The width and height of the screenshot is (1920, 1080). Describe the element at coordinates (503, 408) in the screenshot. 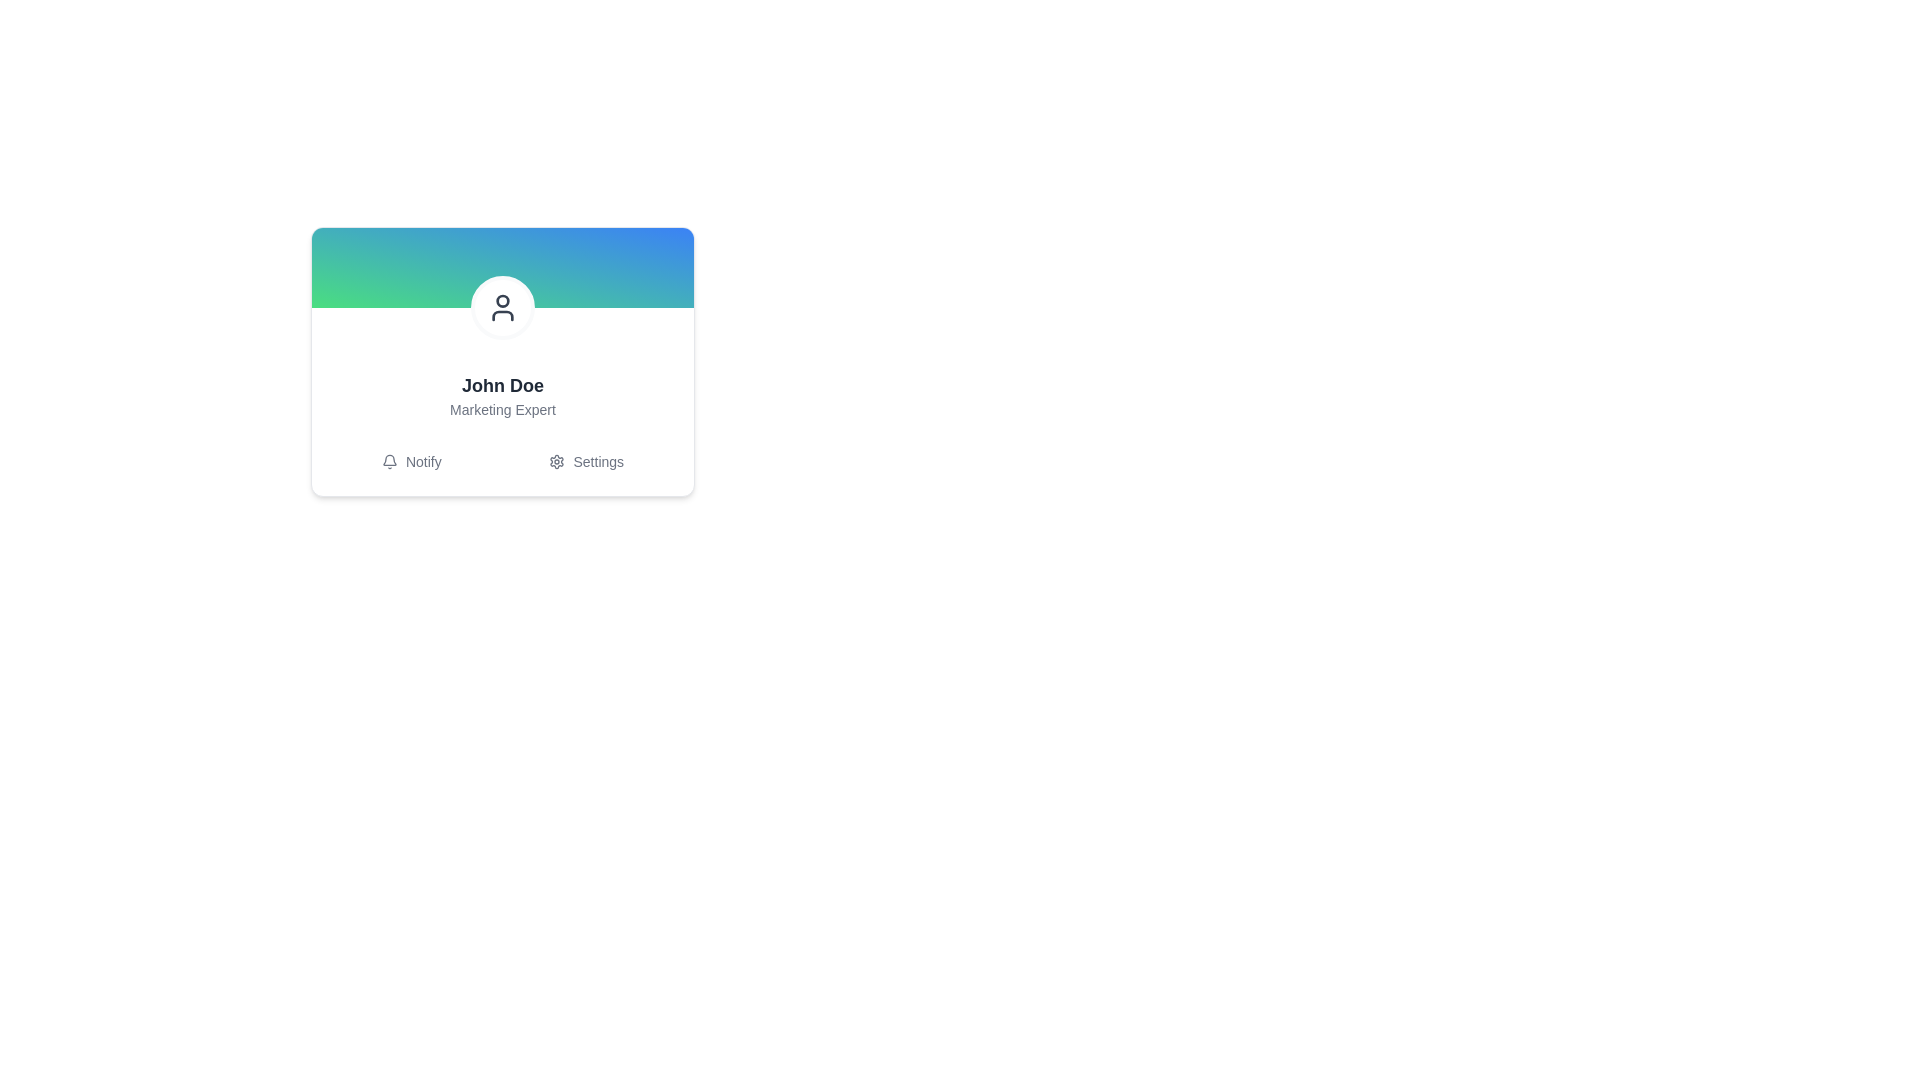

I see `the text label indicating the professional role of John Doe, which is located directly below the name in the profile card layout` at that location.